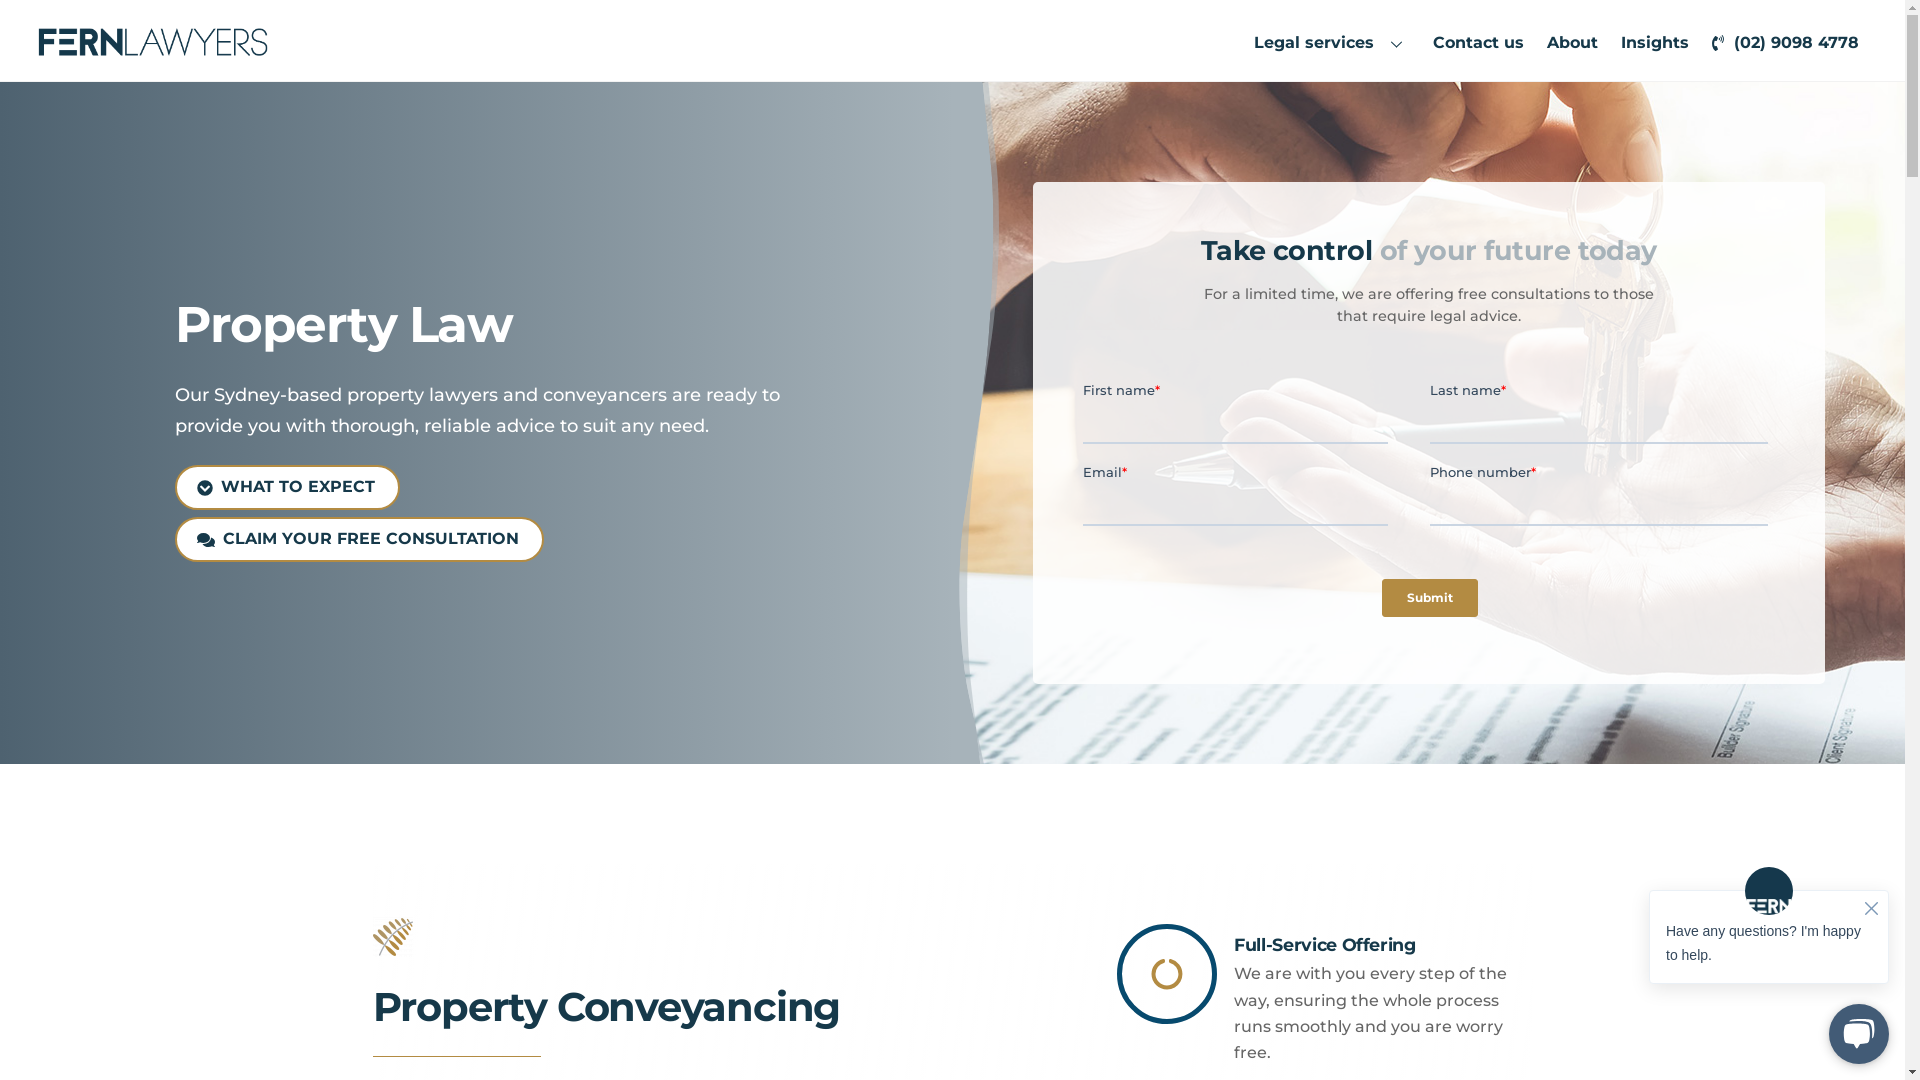  I want to click on 'Insights', so click(1612, 42).